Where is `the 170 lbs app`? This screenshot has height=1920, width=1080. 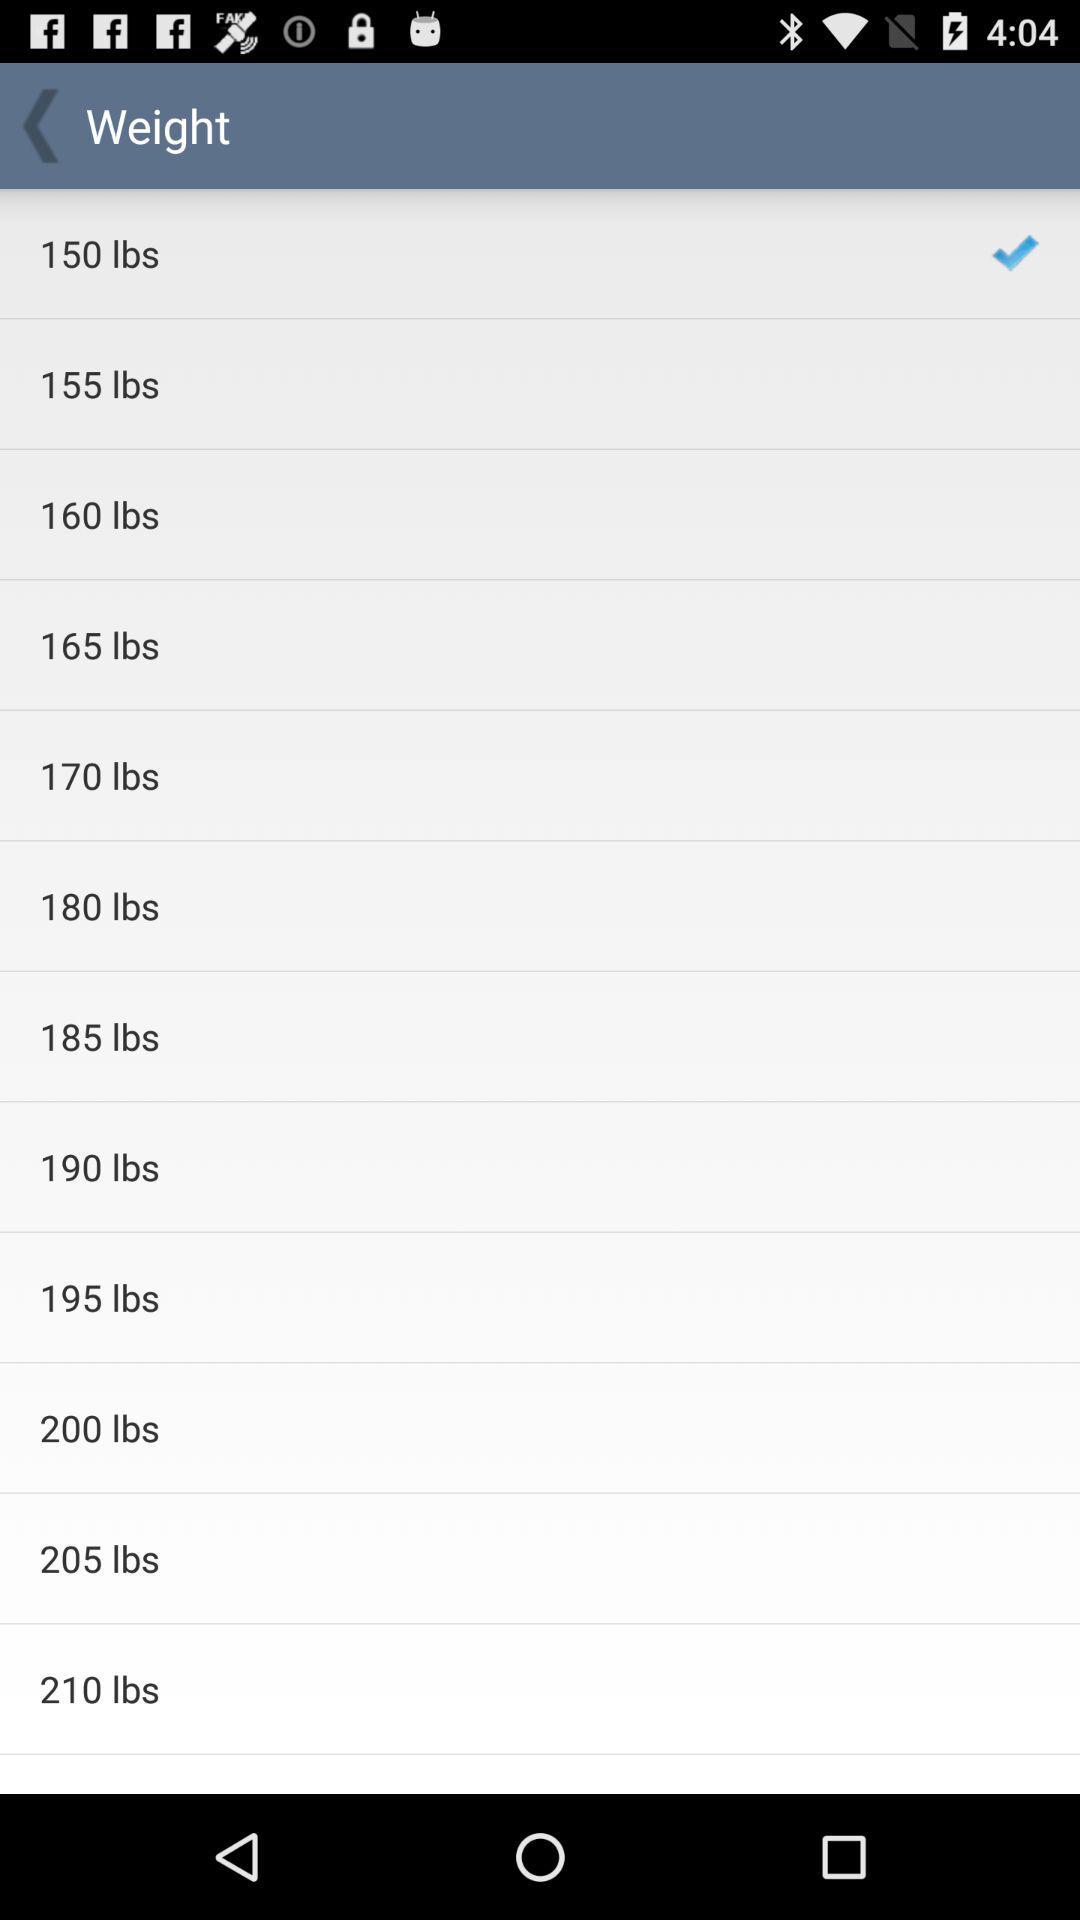
the 170 lbs app is located at coordinates (489, 774).